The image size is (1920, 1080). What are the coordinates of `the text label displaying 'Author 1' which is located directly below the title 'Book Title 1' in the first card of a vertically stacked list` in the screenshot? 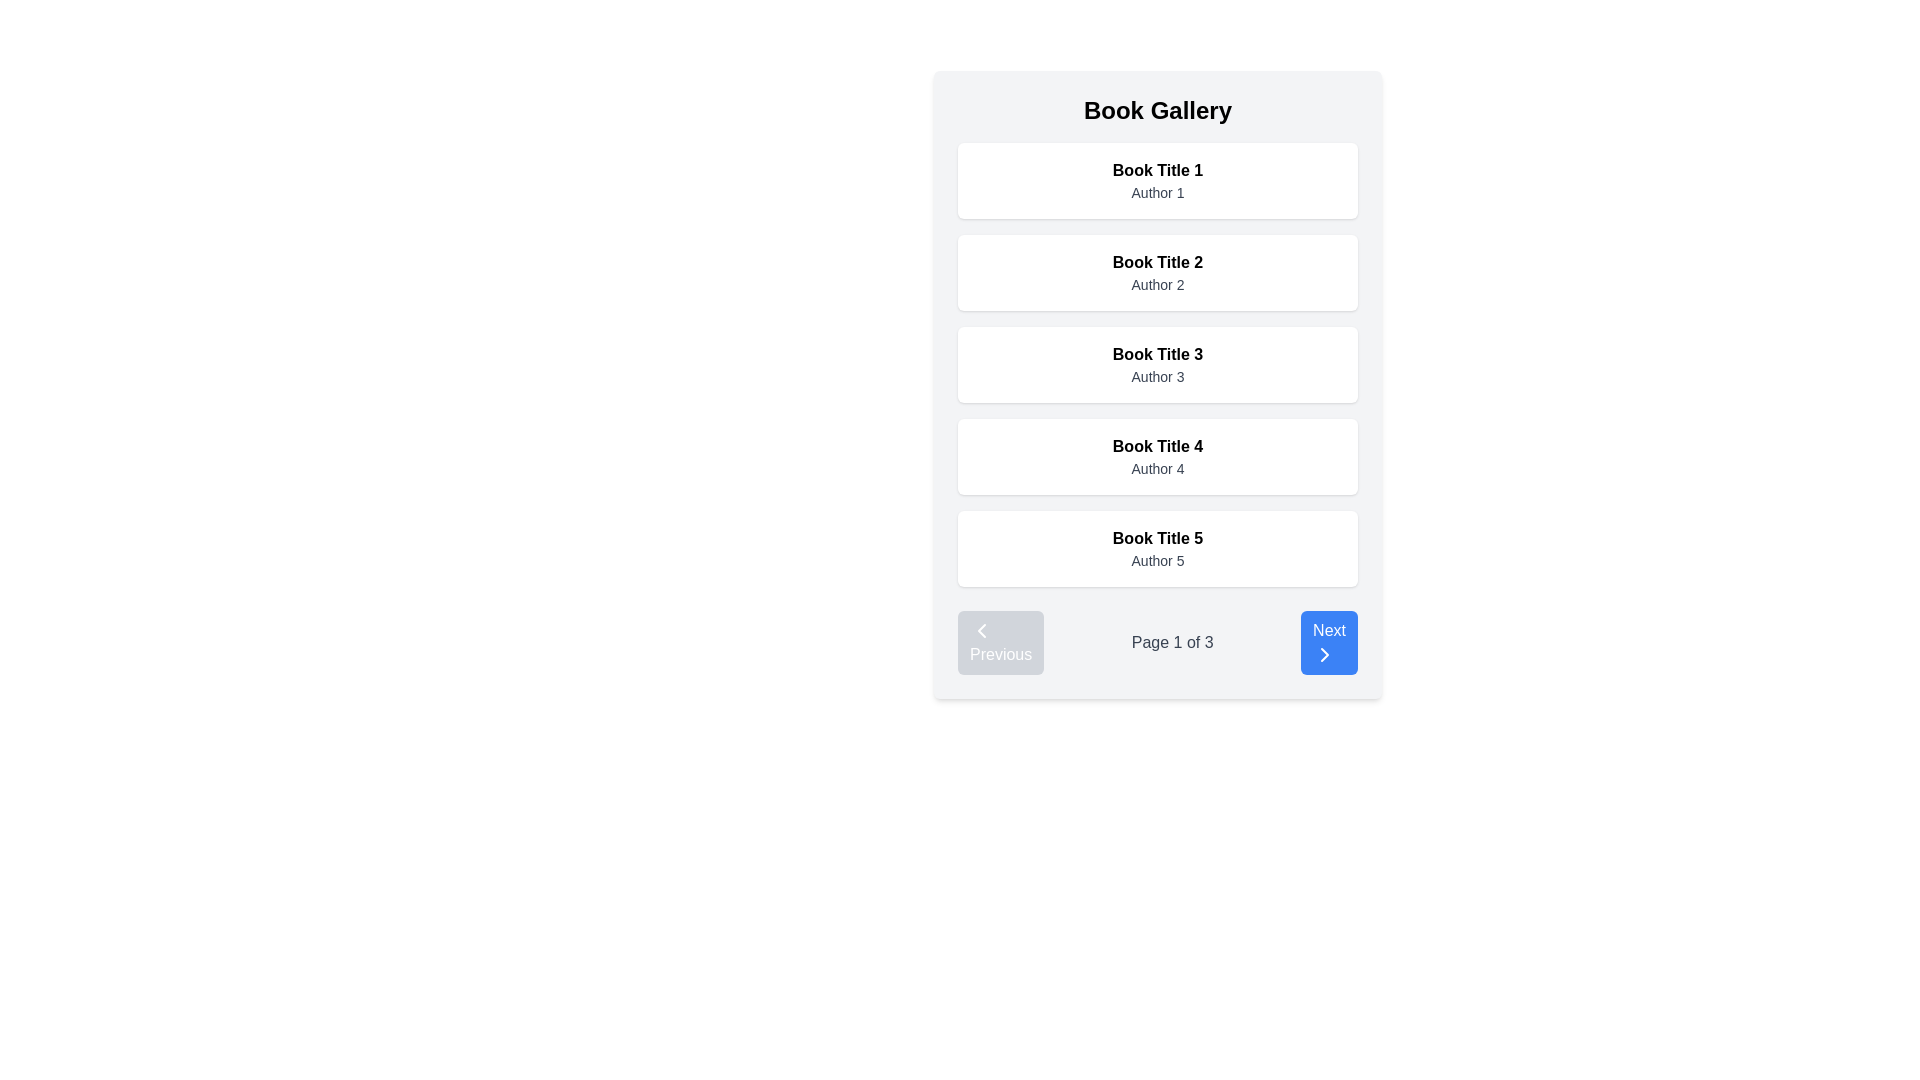 It's located at (1157, 192).